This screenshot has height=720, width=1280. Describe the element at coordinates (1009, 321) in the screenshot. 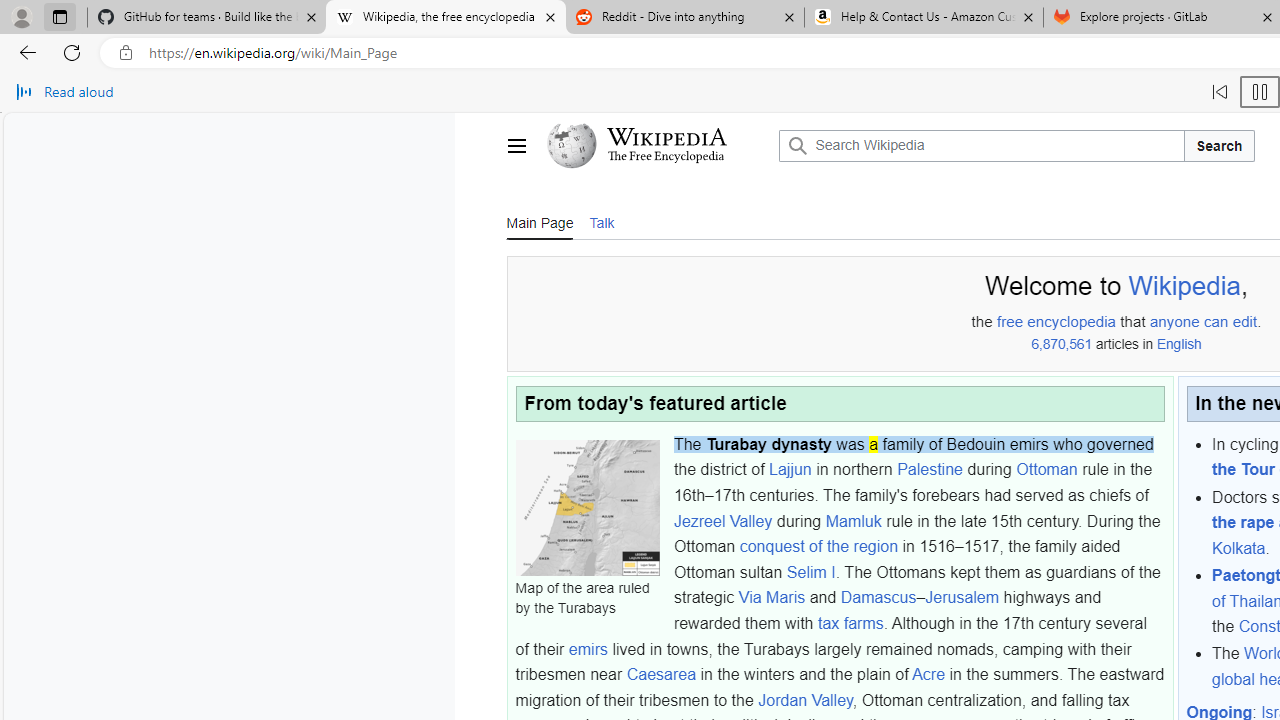

I see `'free'` at that location.